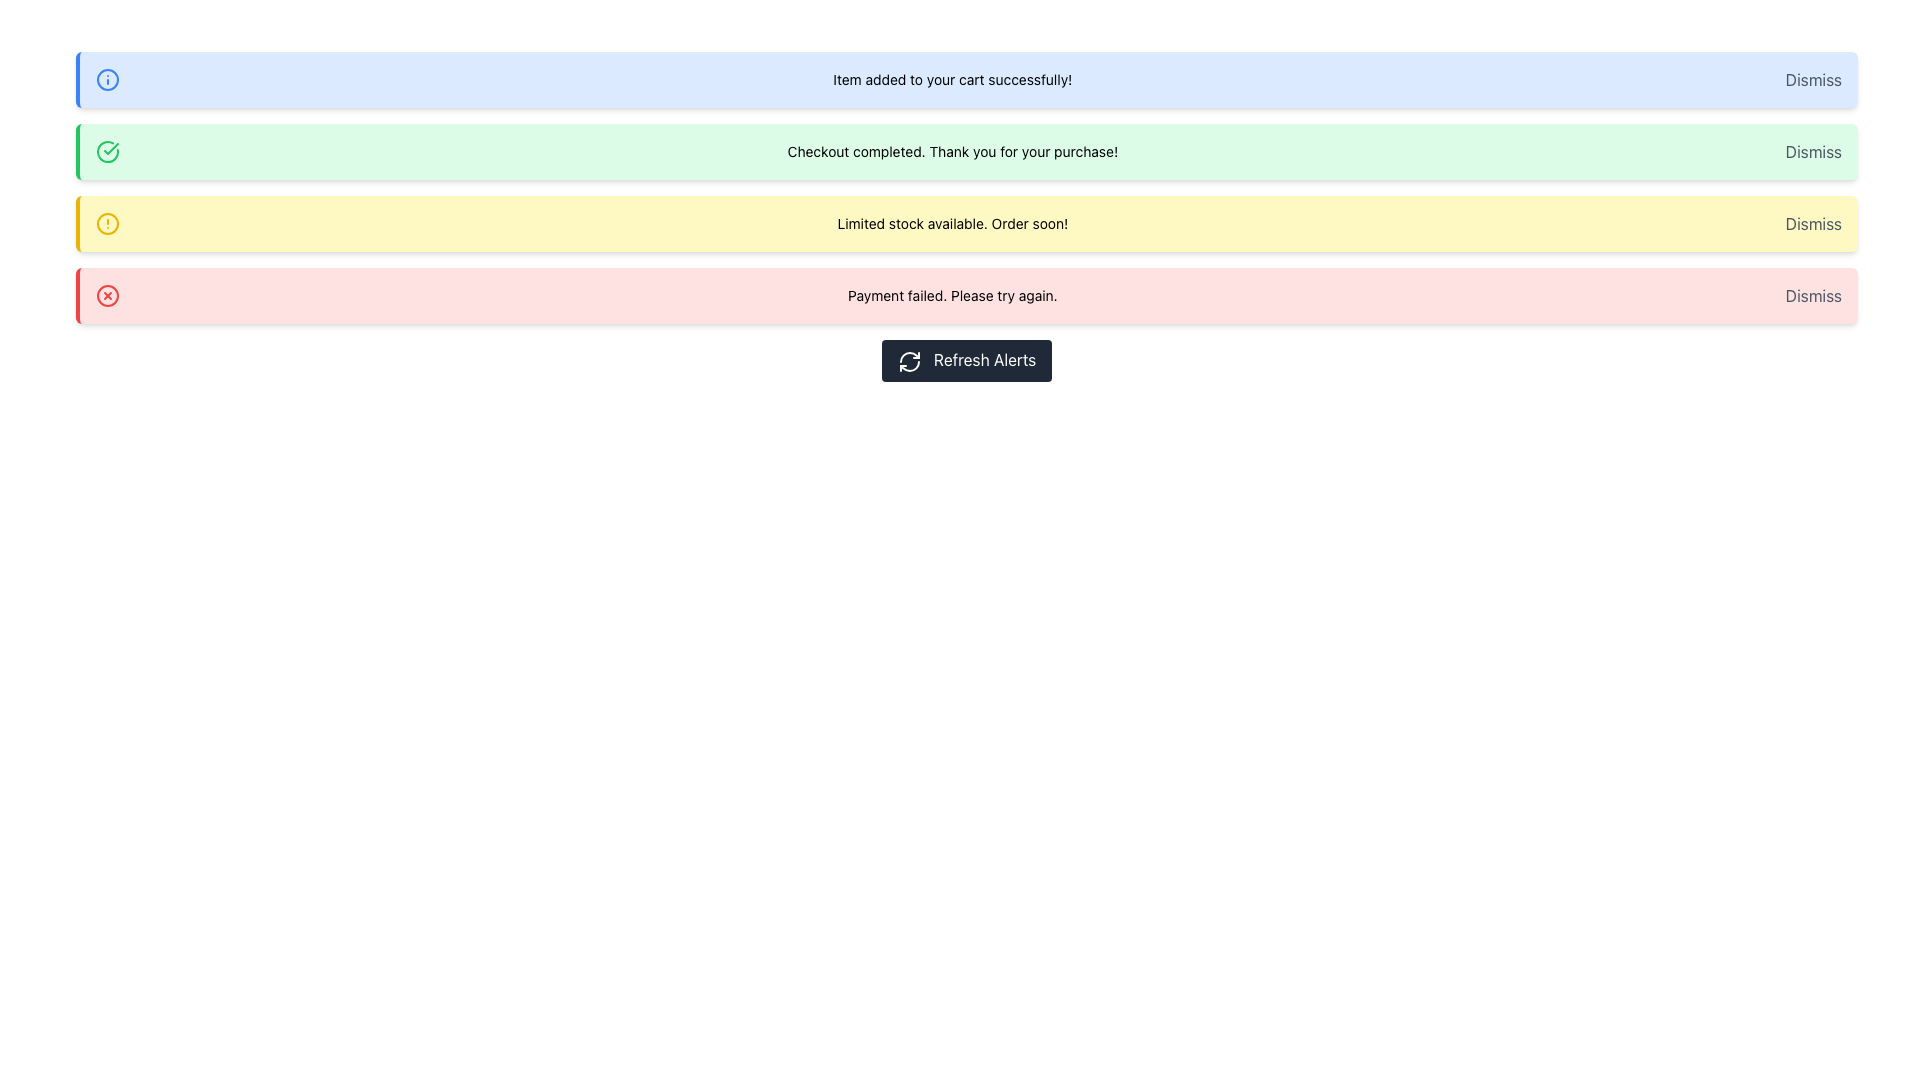 The width and height of the screenshot is (1920, 1080). I want to click on the alert message text indicating limited stock availability, which is located in the third row of alert messages, positioned centrally between a warning icon and a 'Dismiss' link, so click(951, 223).